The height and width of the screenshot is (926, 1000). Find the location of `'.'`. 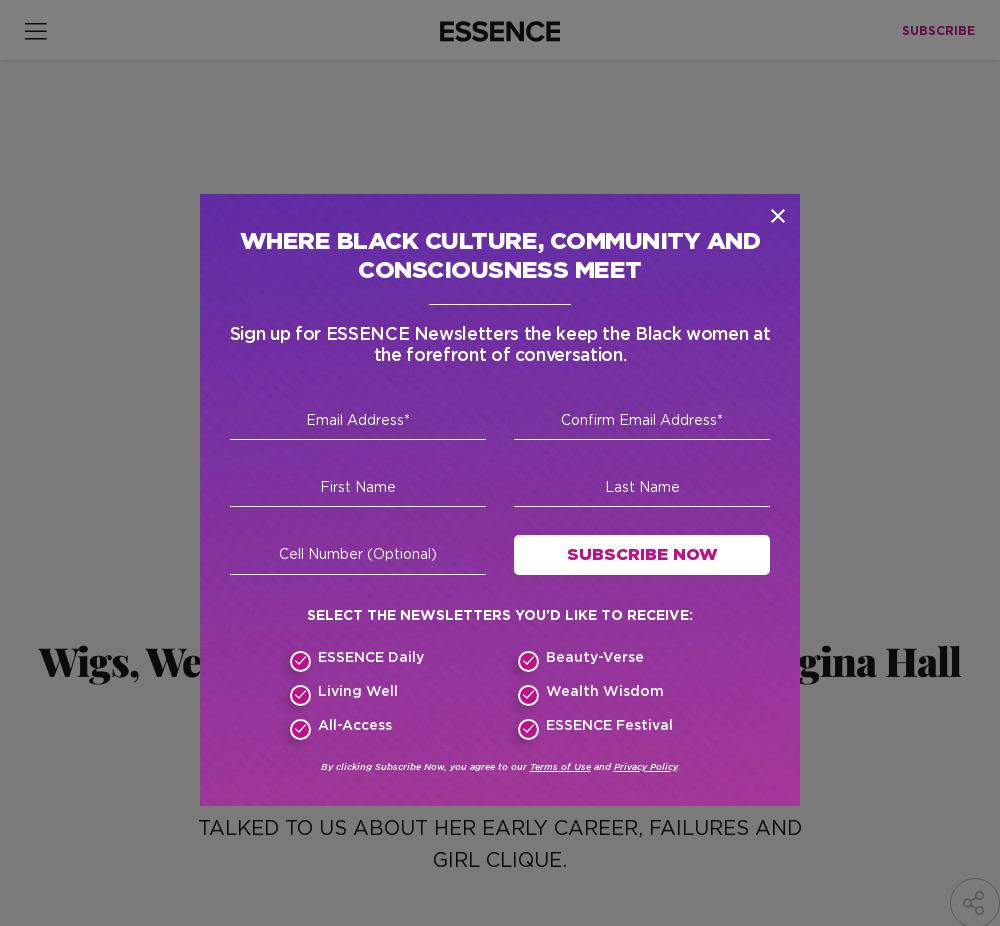

'.' is located at coordinates (677, 766).